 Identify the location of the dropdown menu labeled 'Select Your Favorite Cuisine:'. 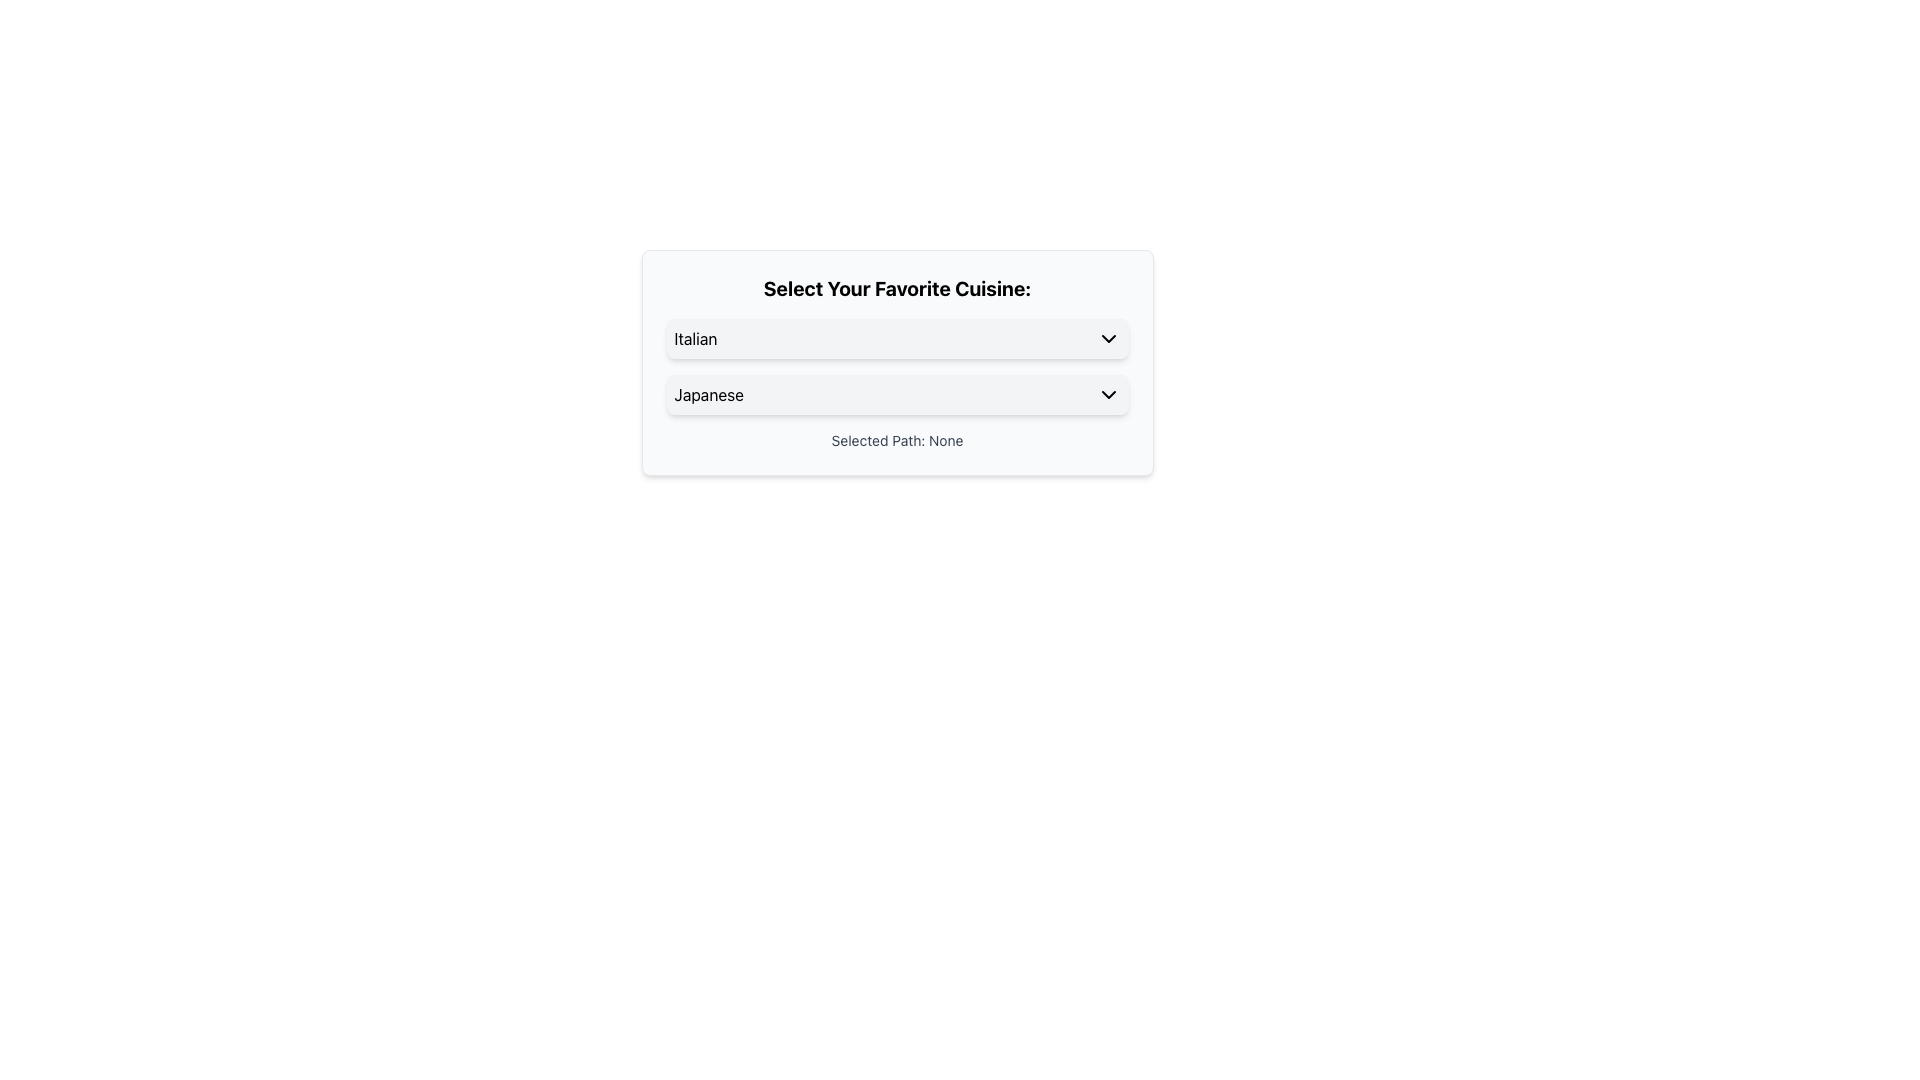
(896, 366).